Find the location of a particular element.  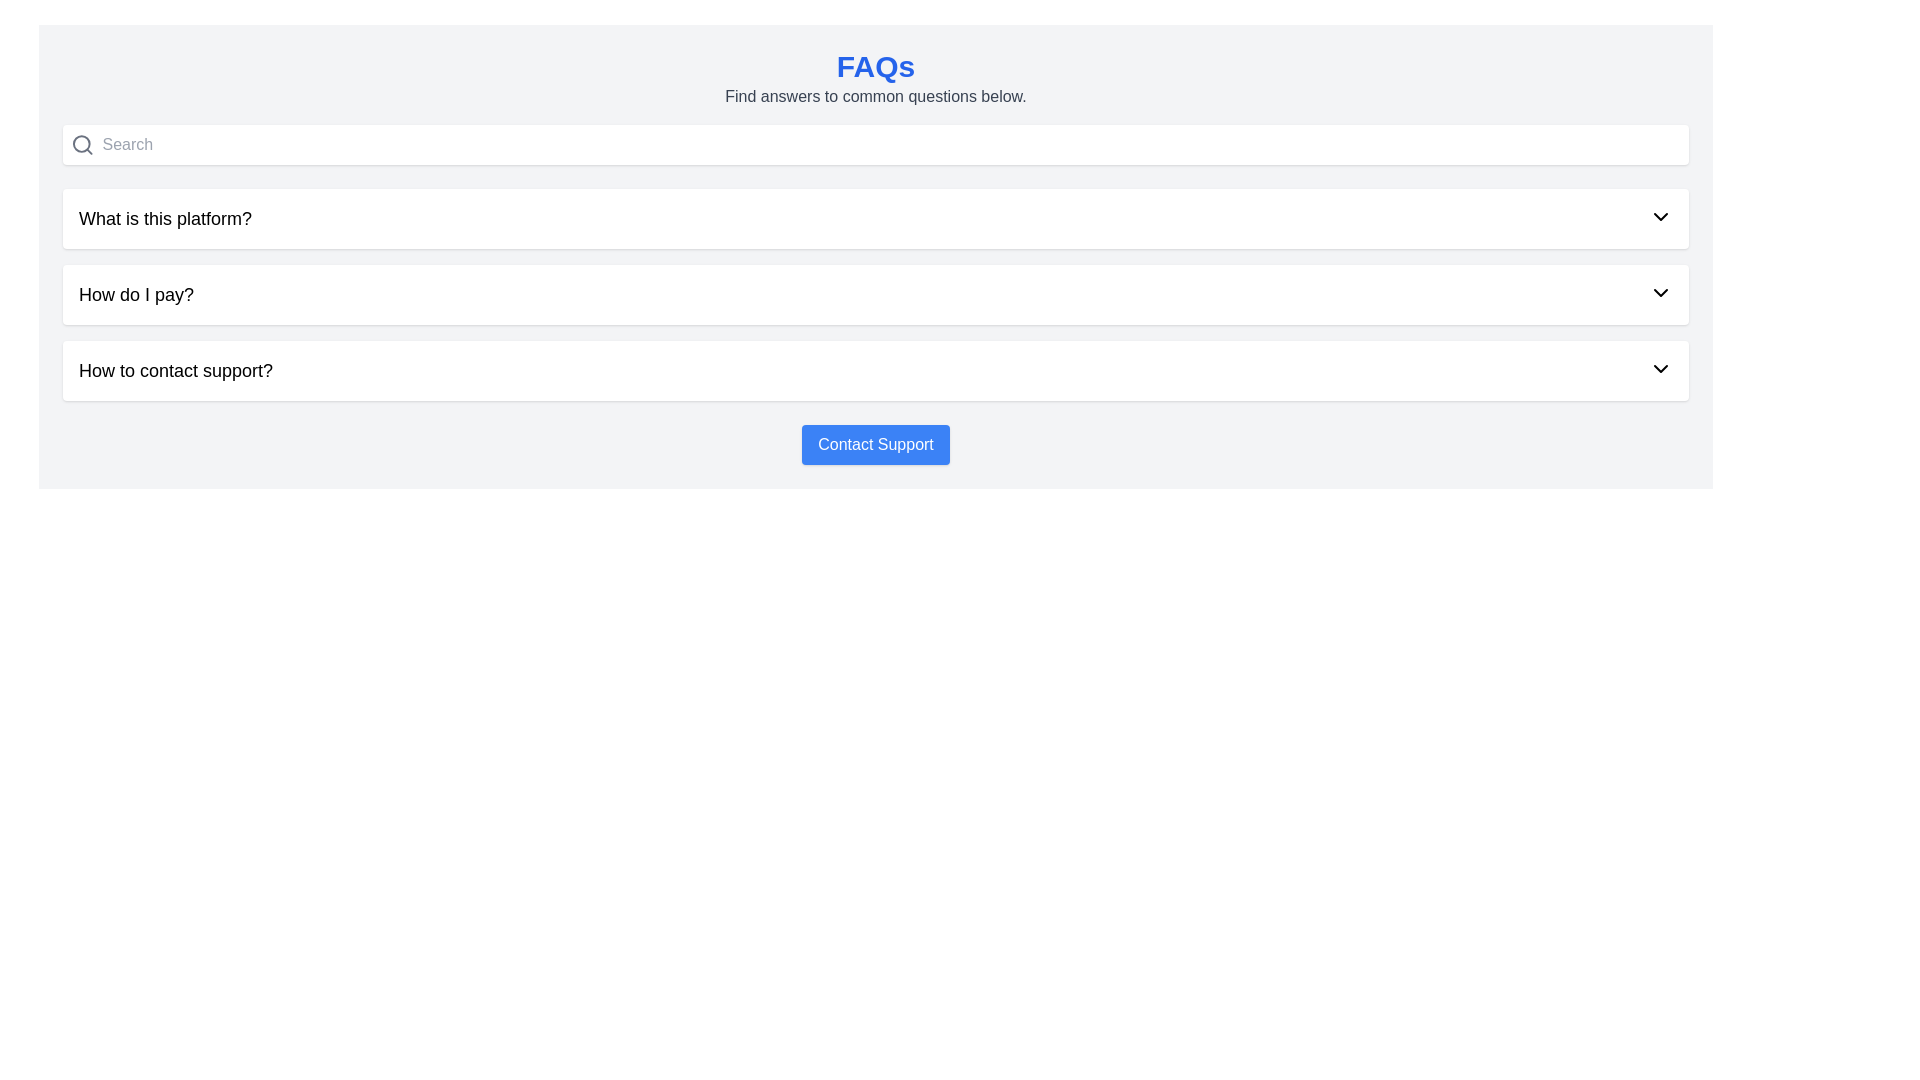

the text label that displays 'What is this platform?' which is the first question in the FAQ list is located at coordinates (165, 219).